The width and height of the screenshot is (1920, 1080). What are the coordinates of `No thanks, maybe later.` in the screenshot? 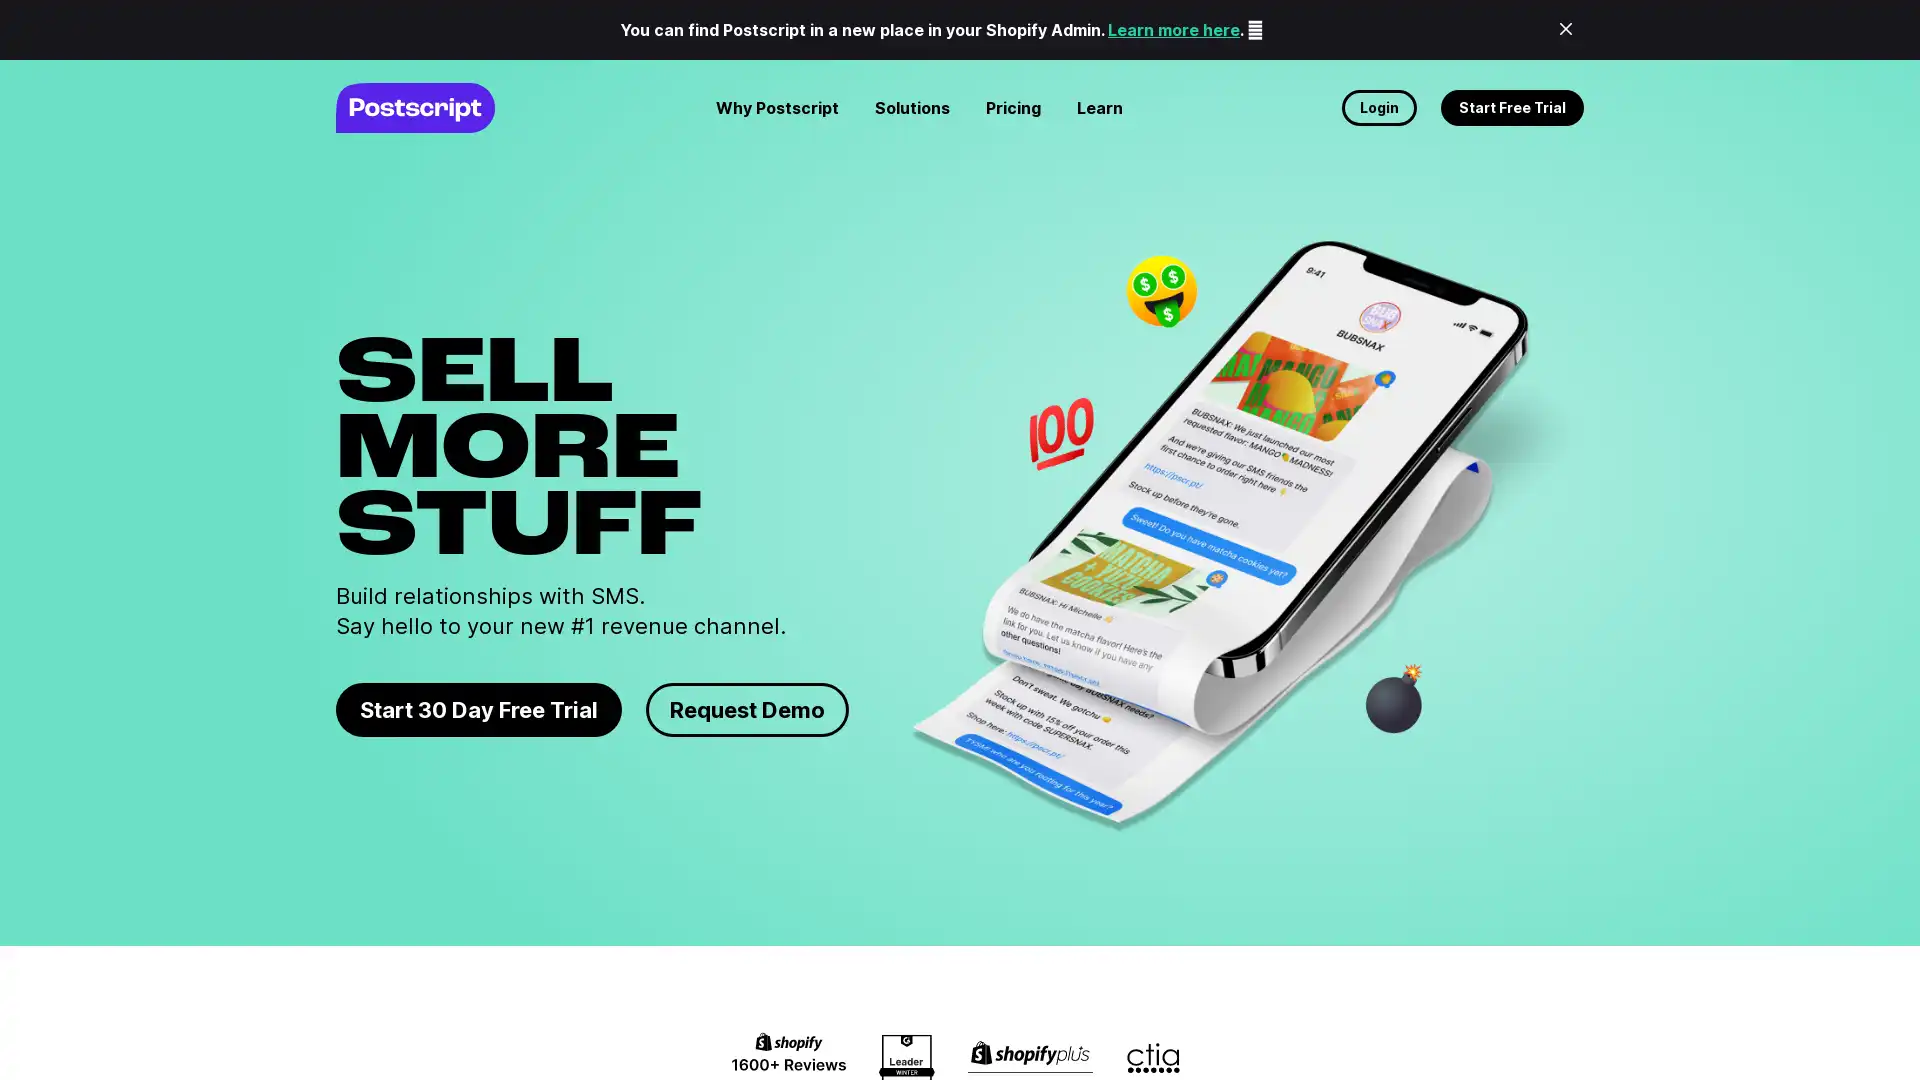 It's located at (1733, 1049).